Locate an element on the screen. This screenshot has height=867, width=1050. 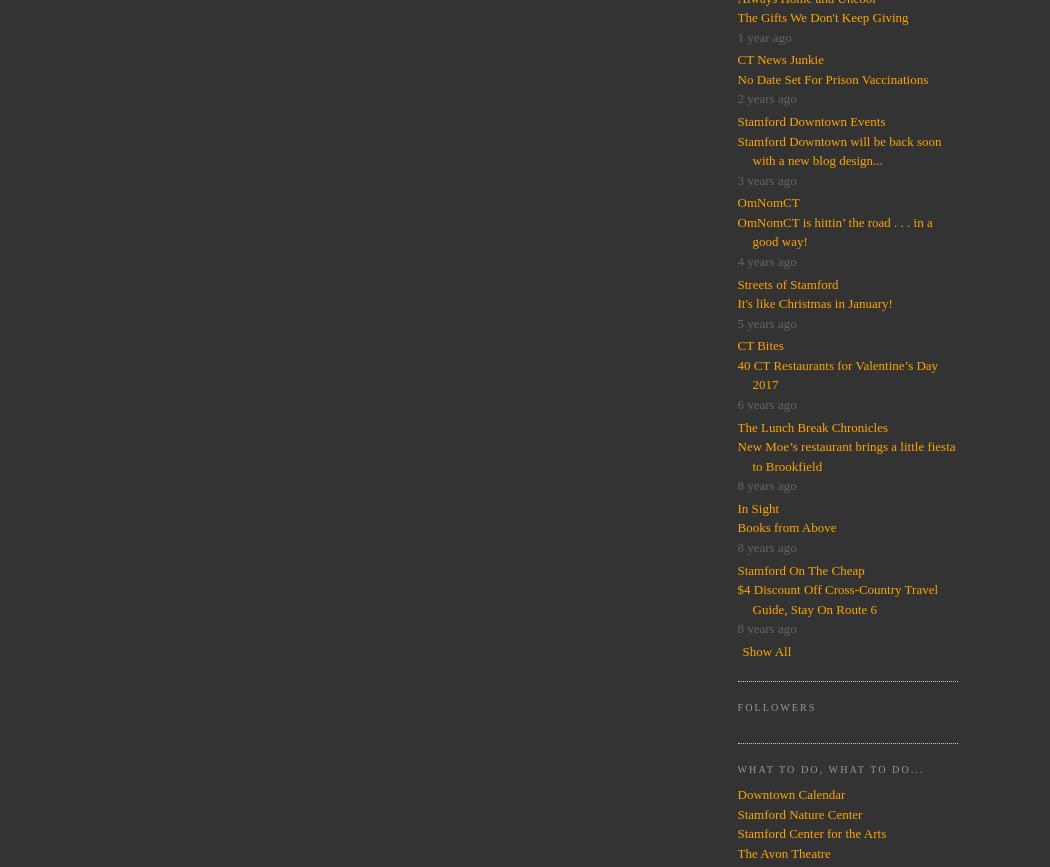
'4 years ago' is located at coordinates (766, 260).